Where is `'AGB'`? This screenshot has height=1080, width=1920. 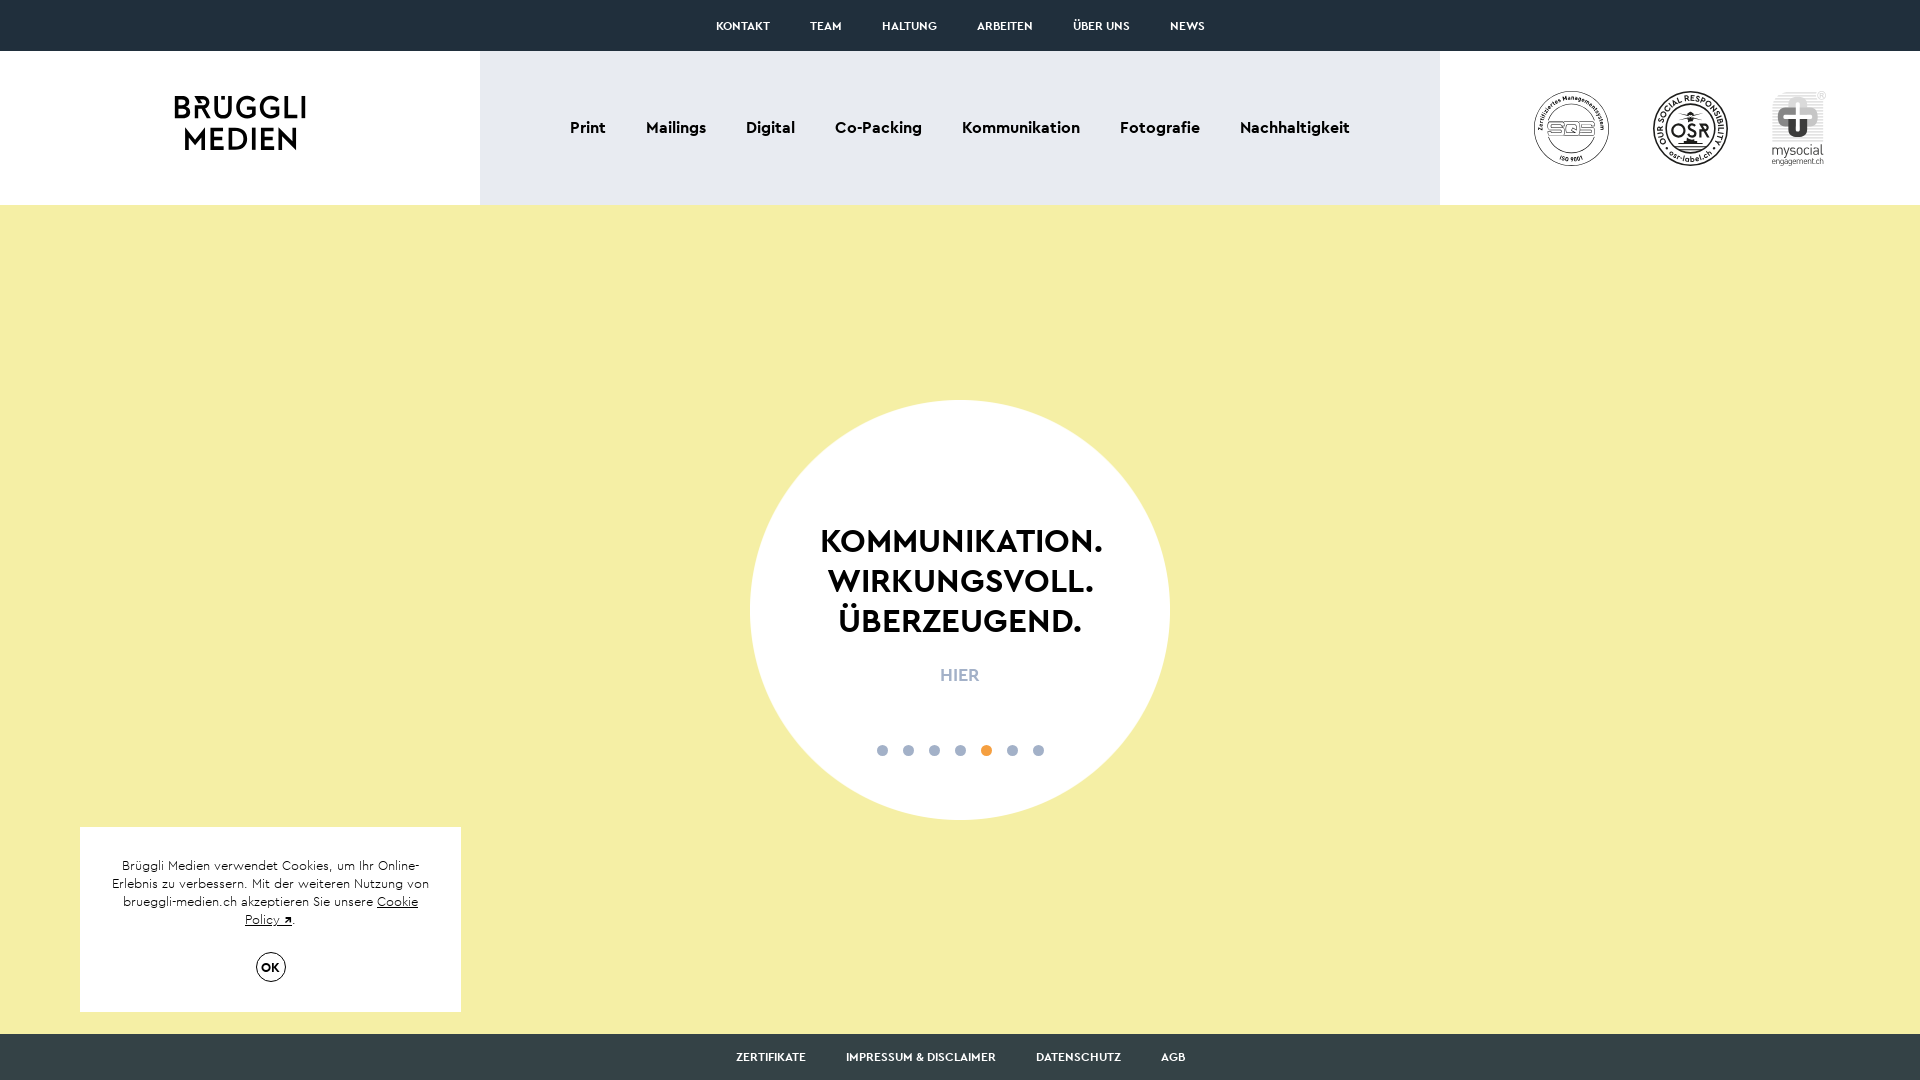
'AGB' is located at coordinates (1171, 1055).